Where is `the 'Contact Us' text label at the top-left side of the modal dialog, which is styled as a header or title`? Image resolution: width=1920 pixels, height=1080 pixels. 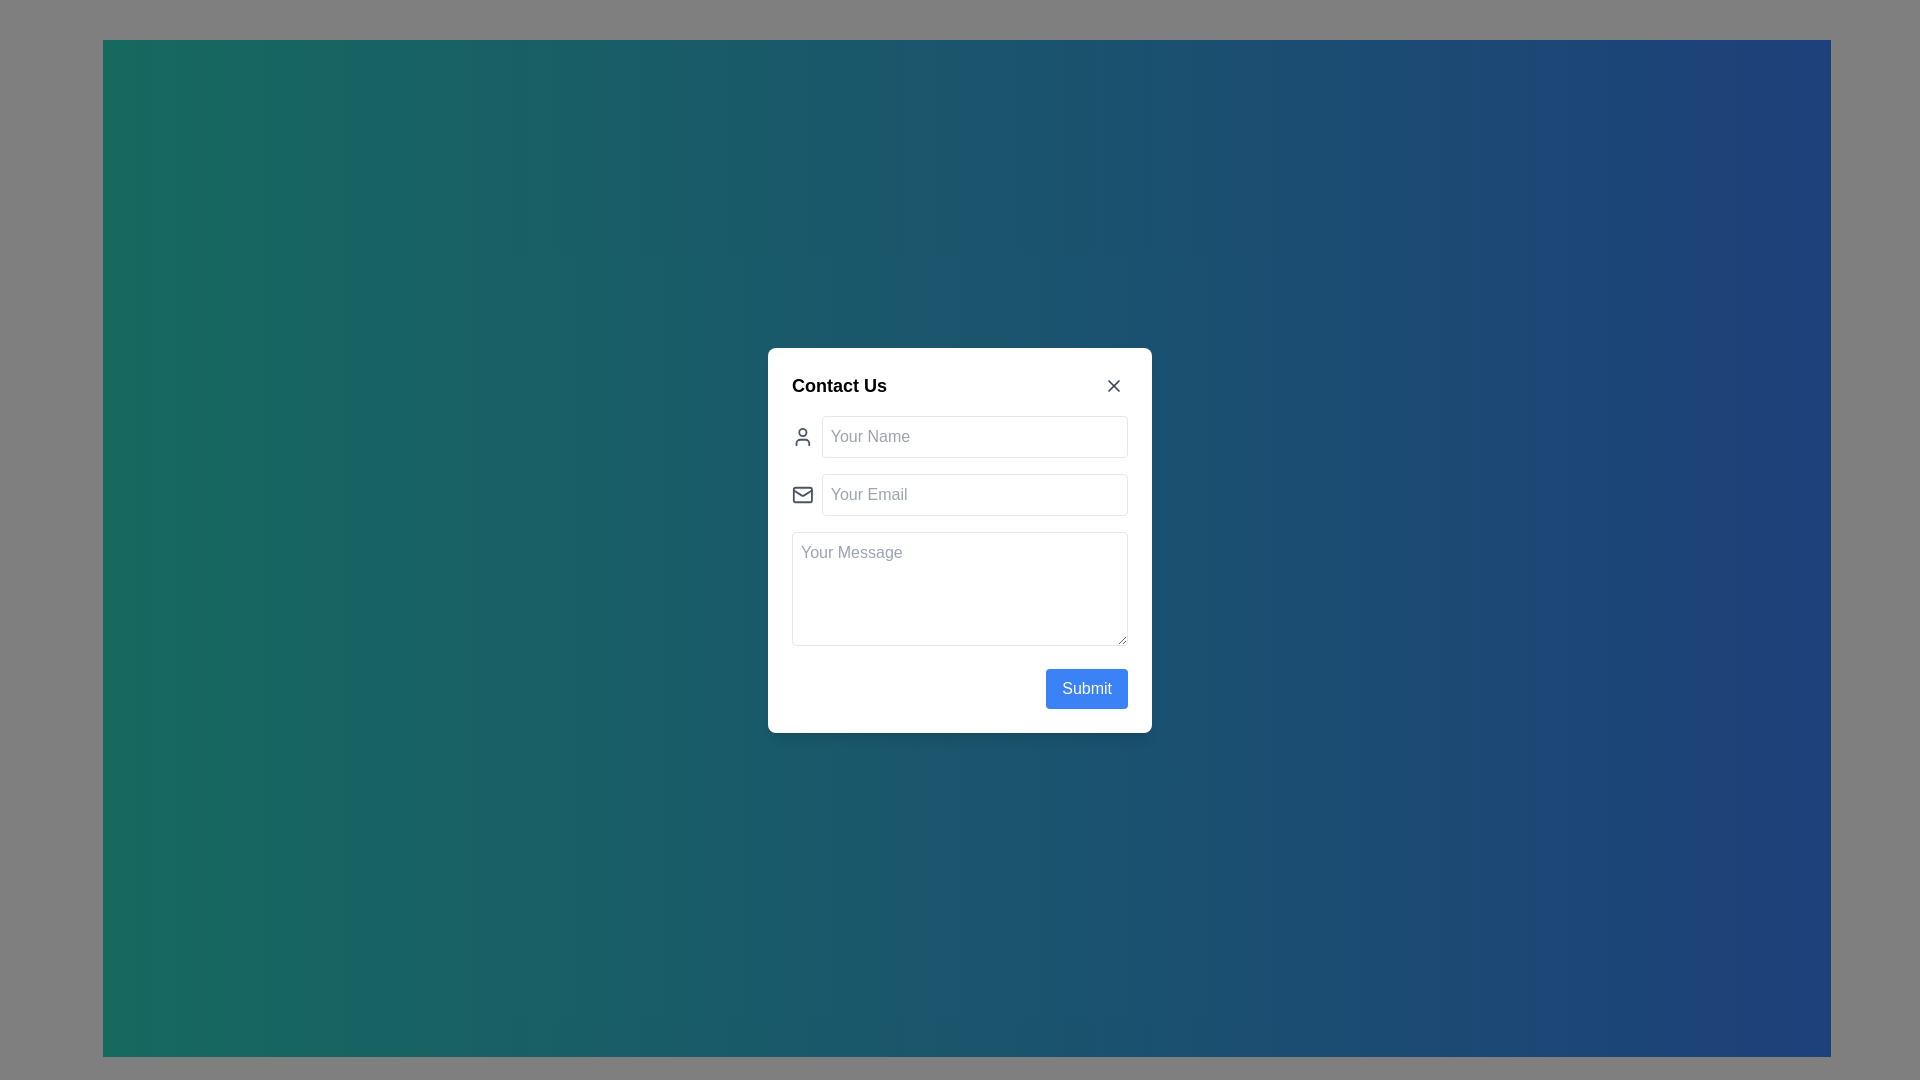
the 'Contact Us' text label at the top-left side of the modal dialog, which is styled as a header or title is located at coordinates (839, 385).